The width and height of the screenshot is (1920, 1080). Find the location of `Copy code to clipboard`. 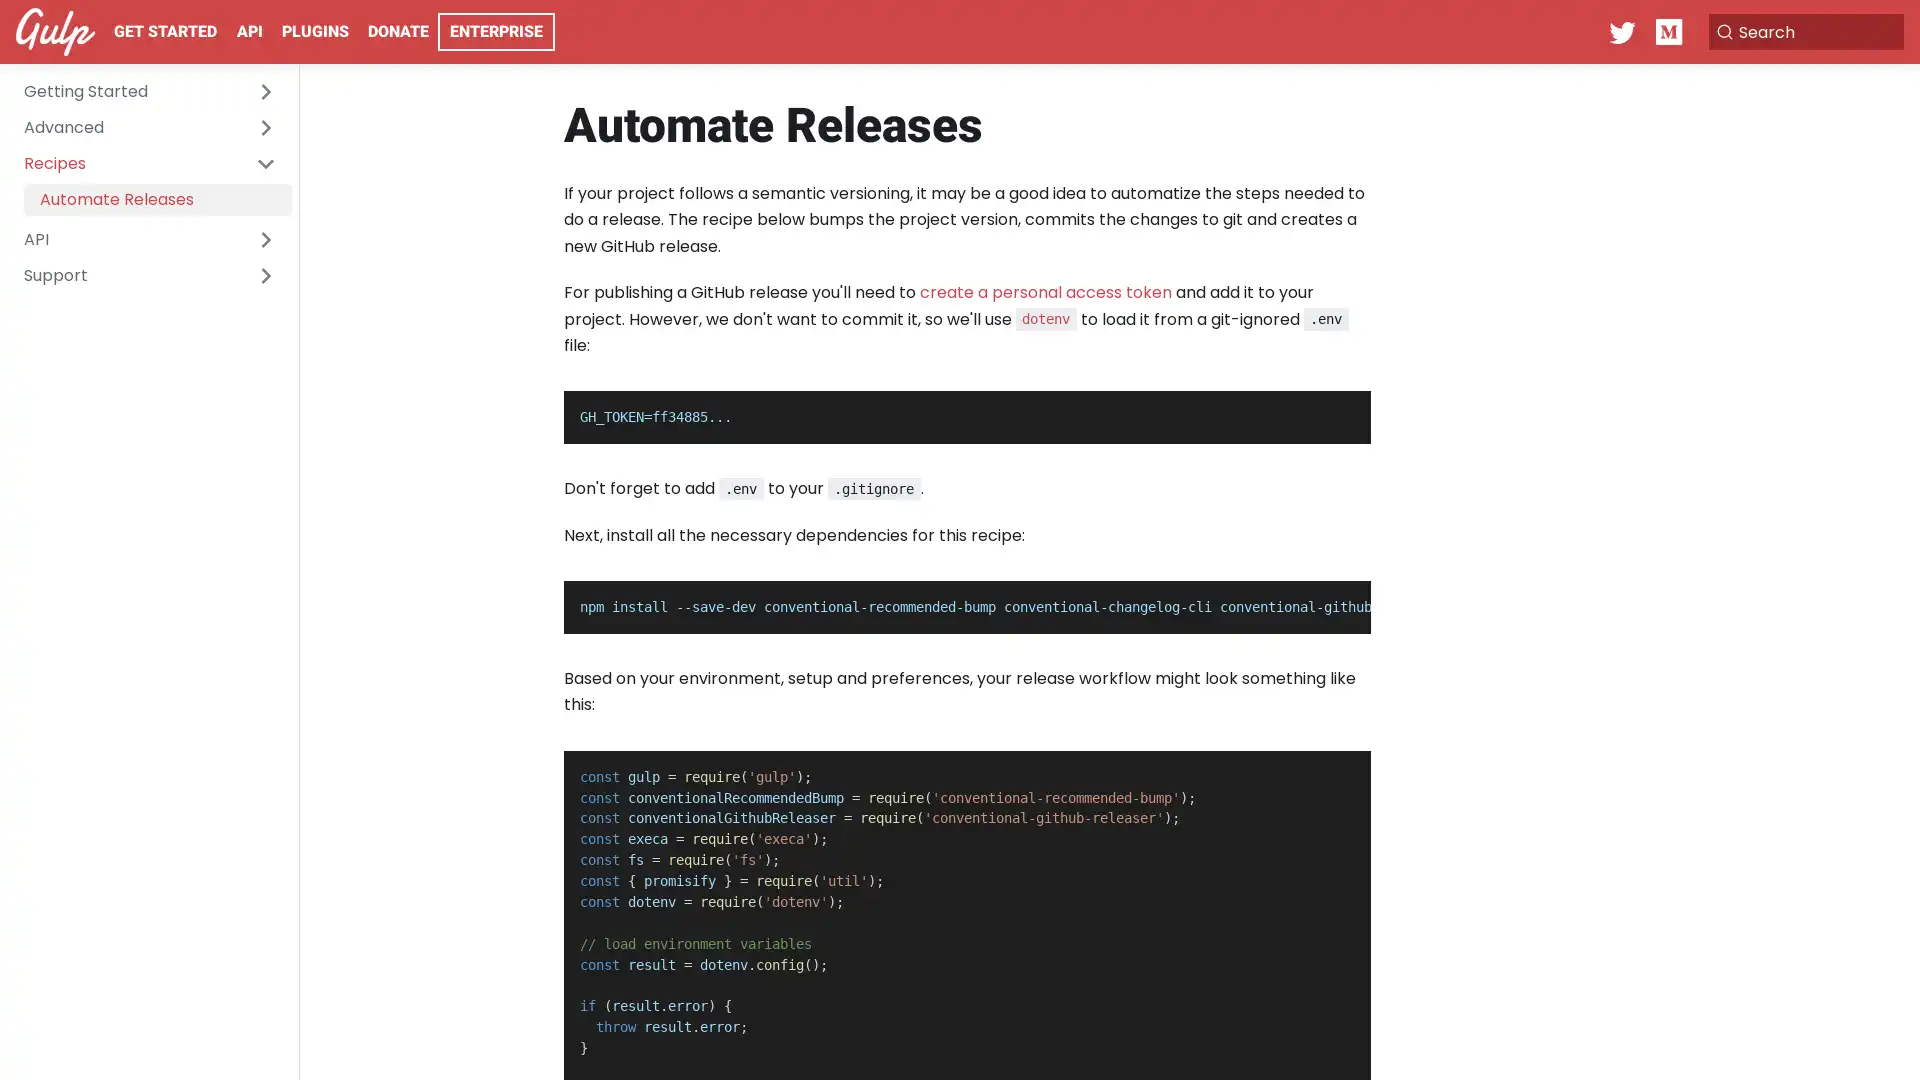

Copy code to clipboard is located at coordinates (1338, 601).